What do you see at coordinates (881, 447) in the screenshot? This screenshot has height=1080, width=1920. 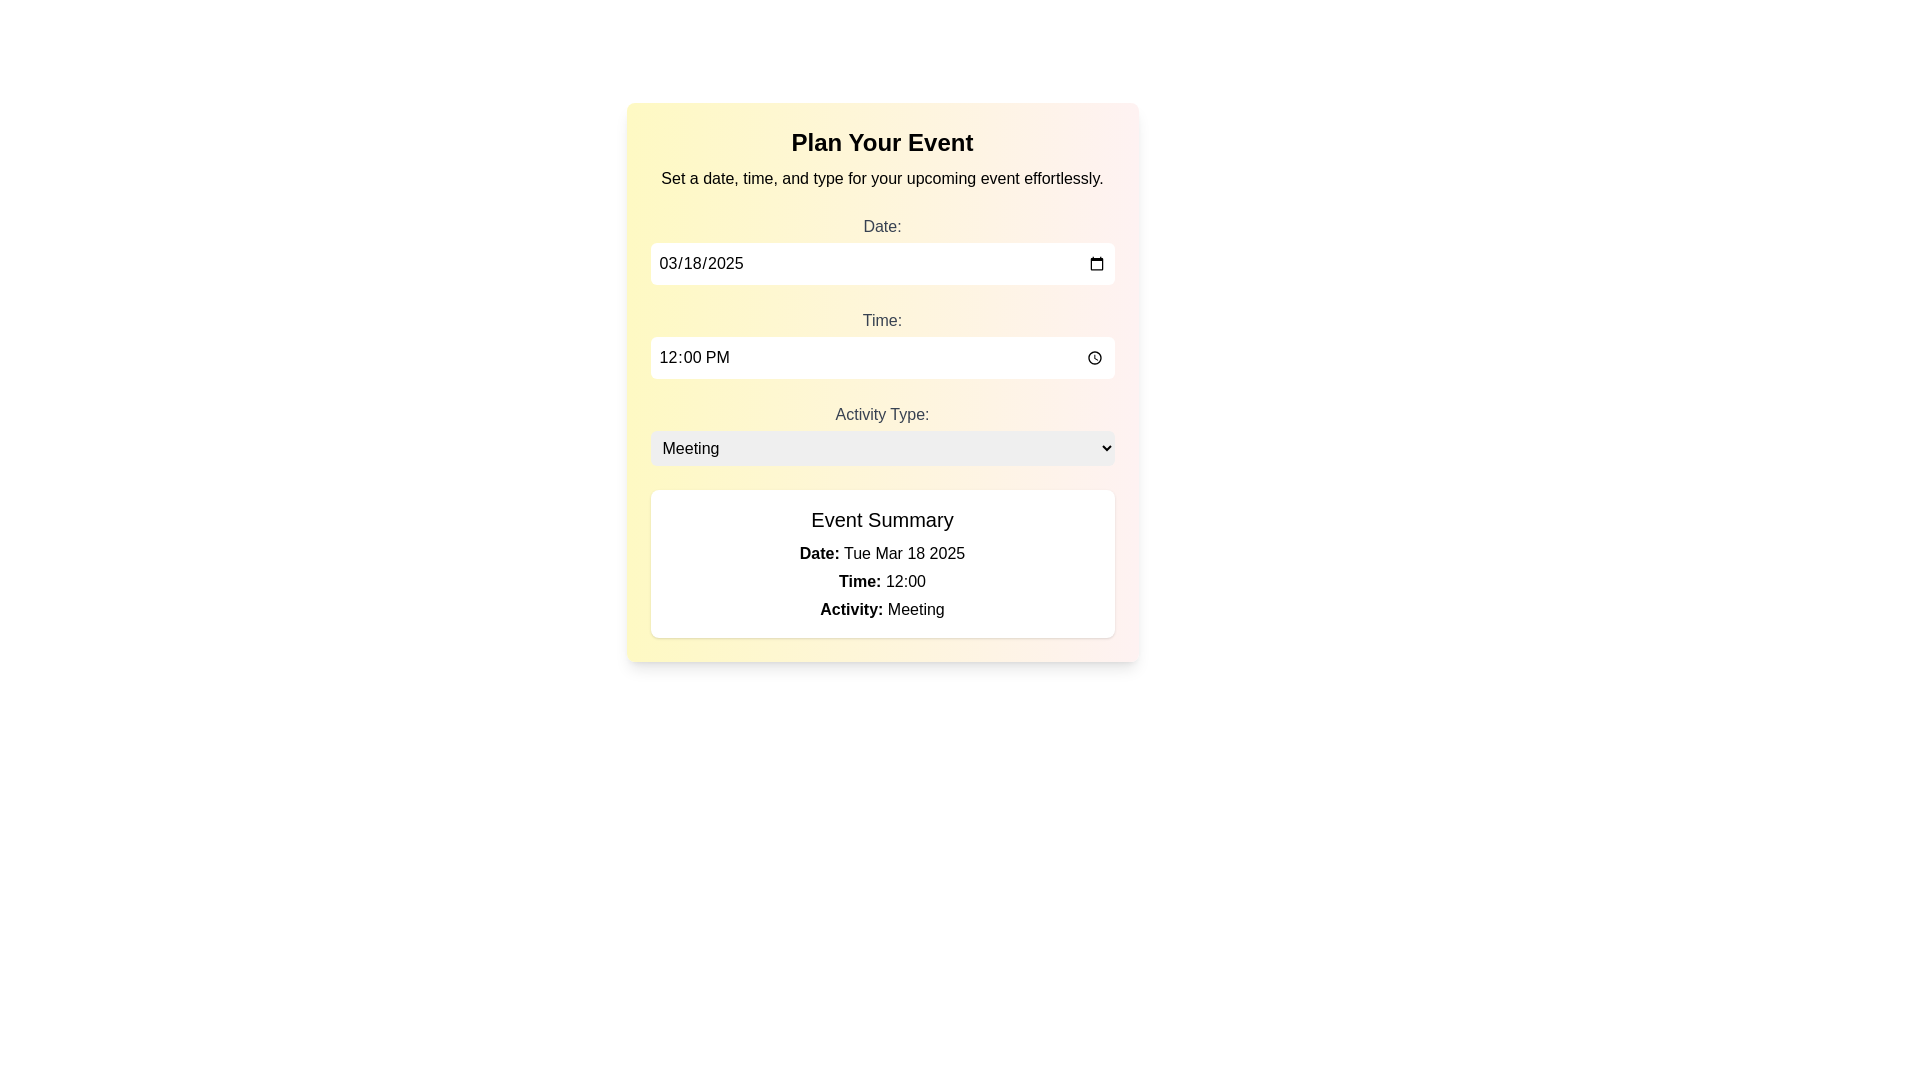 I see `the dropdown menu displaying 'Meeting'` at bounding box center [881, 447].